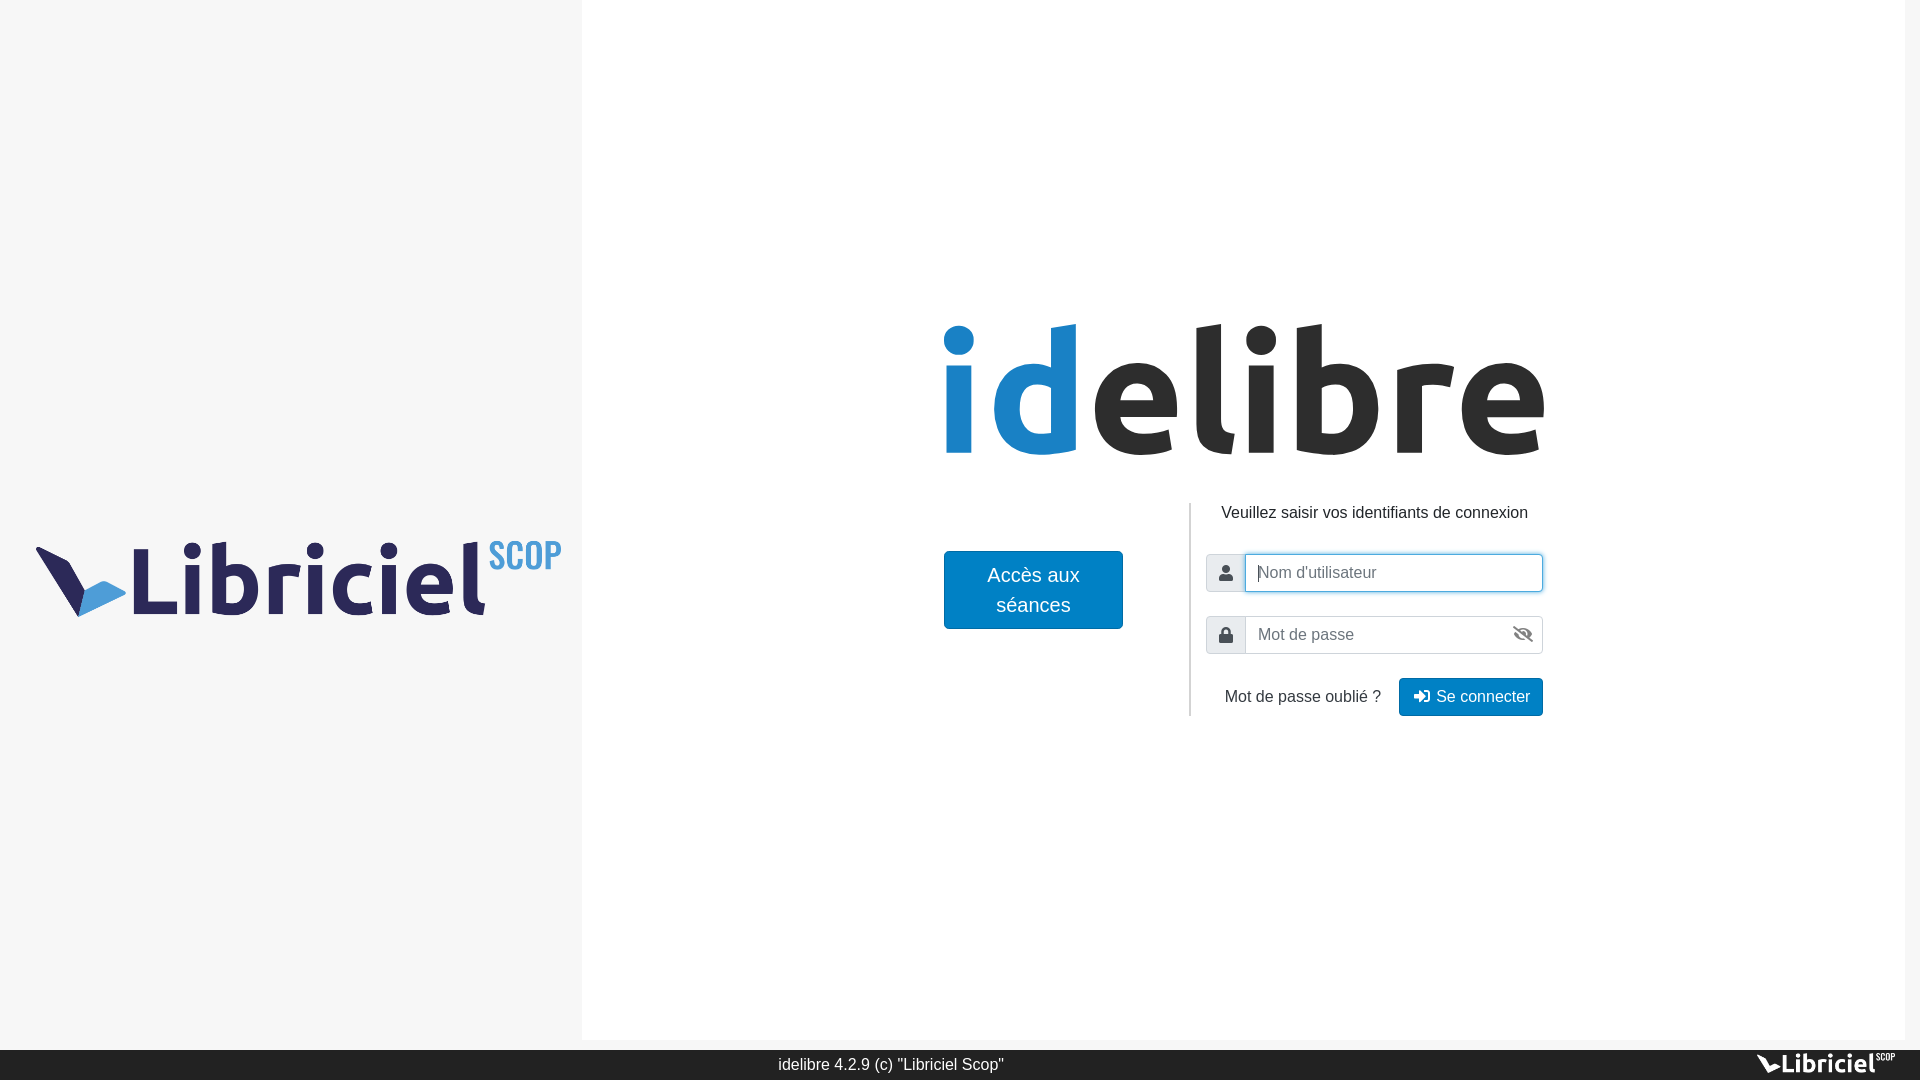  I want to click on 'Se connecter', so click(1471, 696).